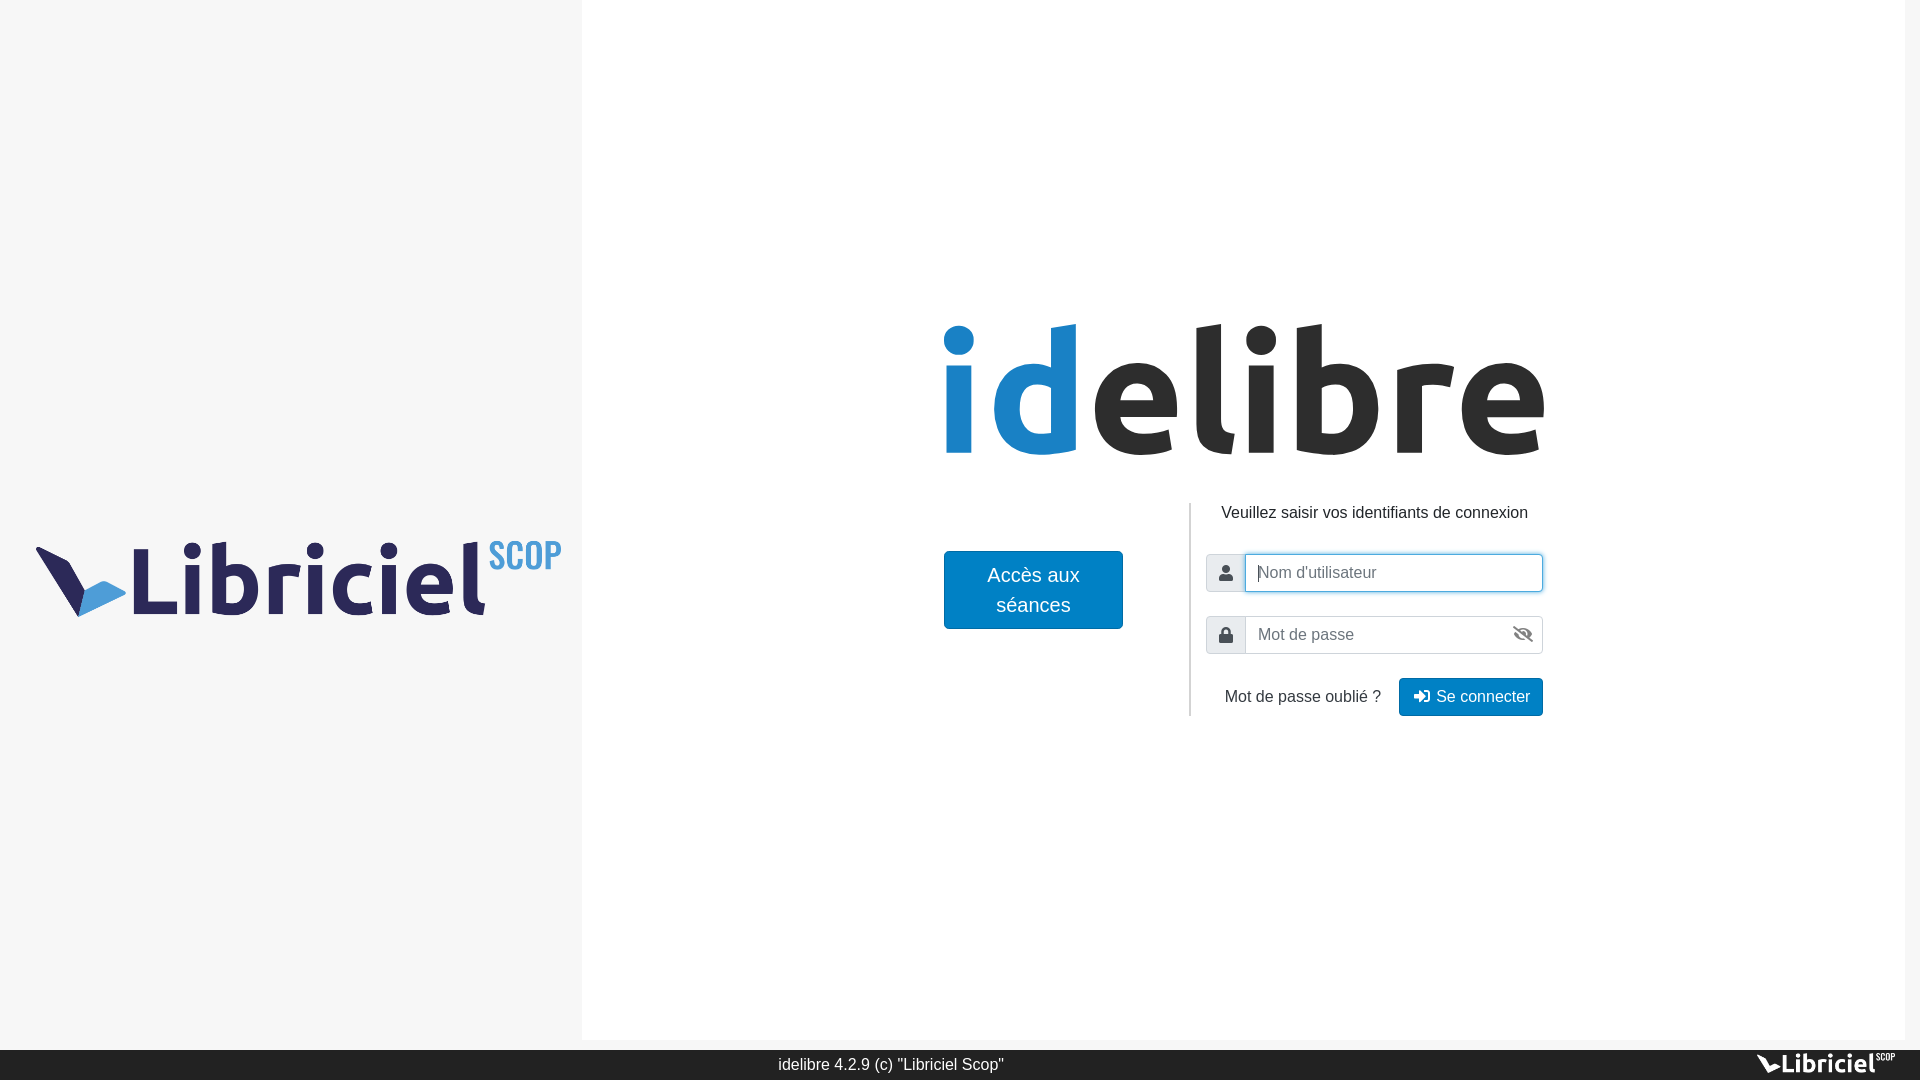  I want to click on 'Se connecter', so click(1471, 696).